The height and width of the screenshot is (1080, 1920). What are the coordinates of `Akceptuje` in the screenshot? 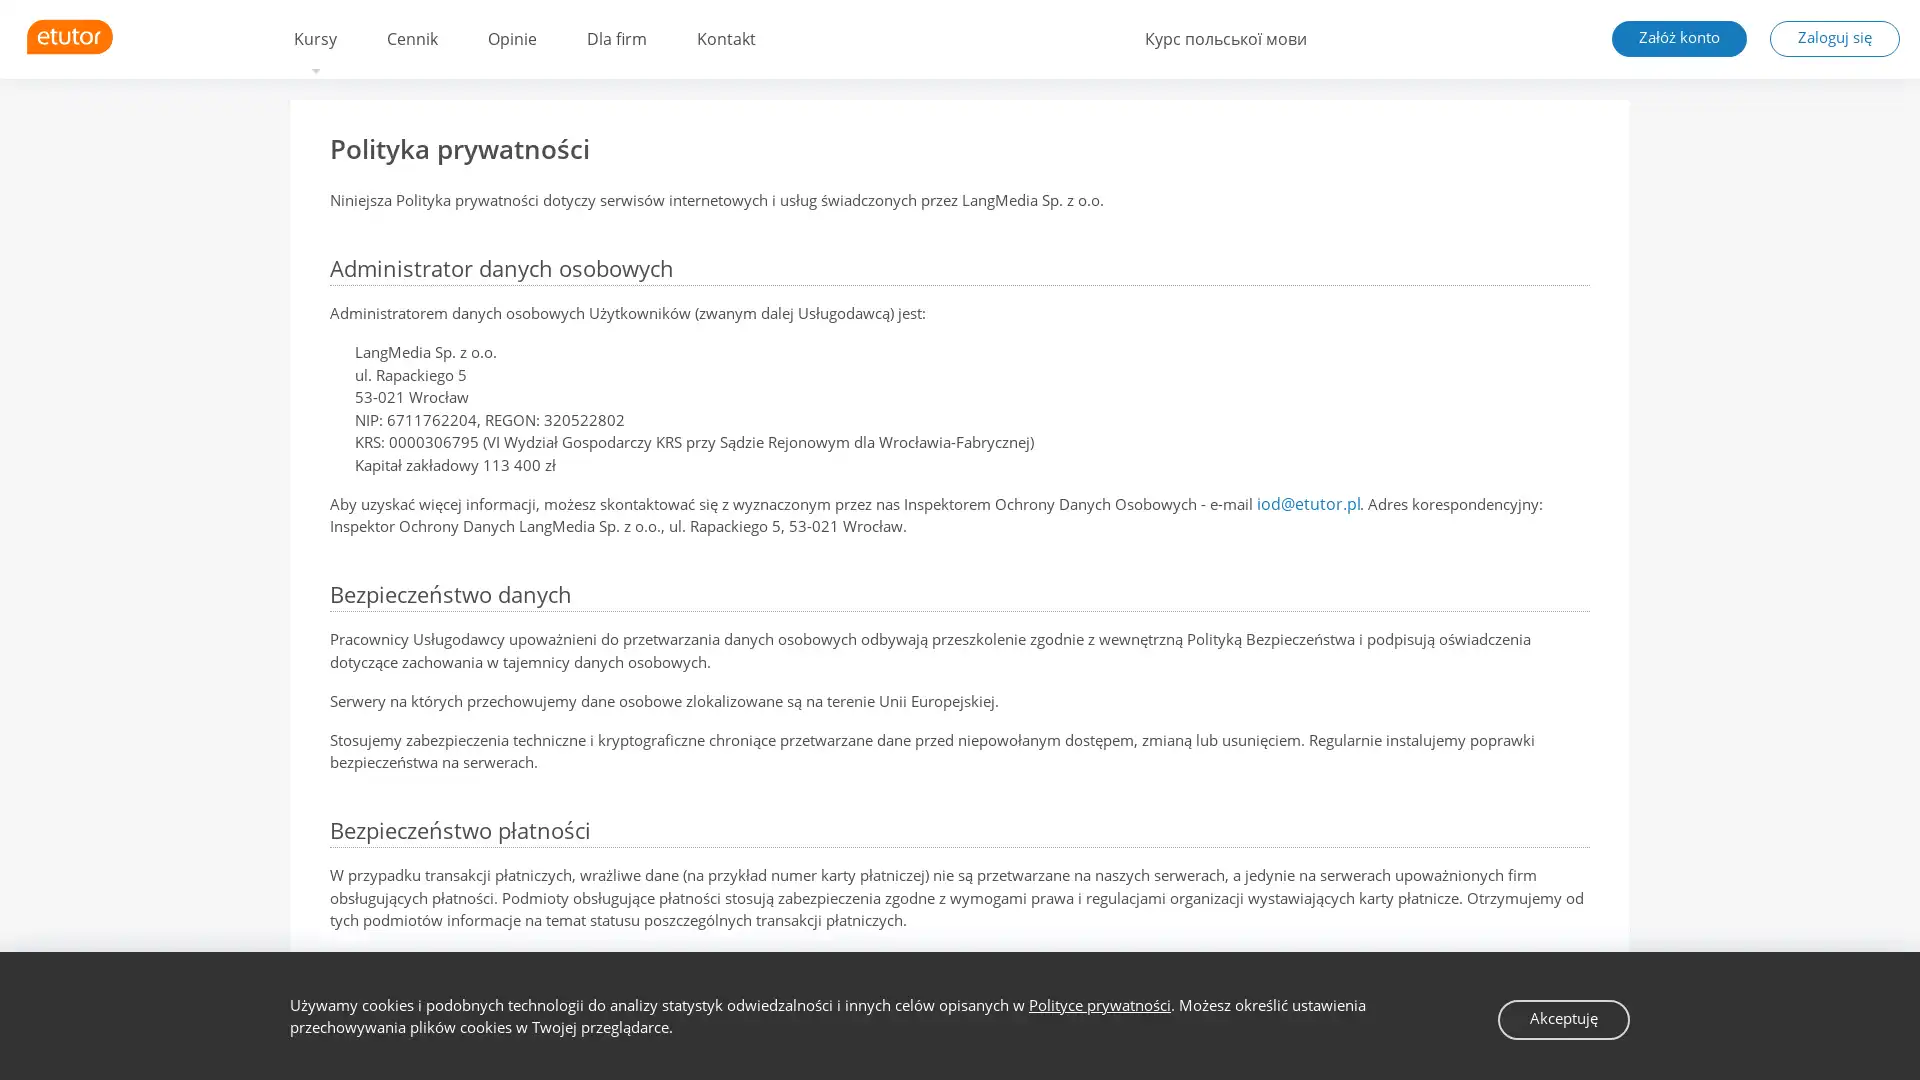 It's located at (1565, 1018).